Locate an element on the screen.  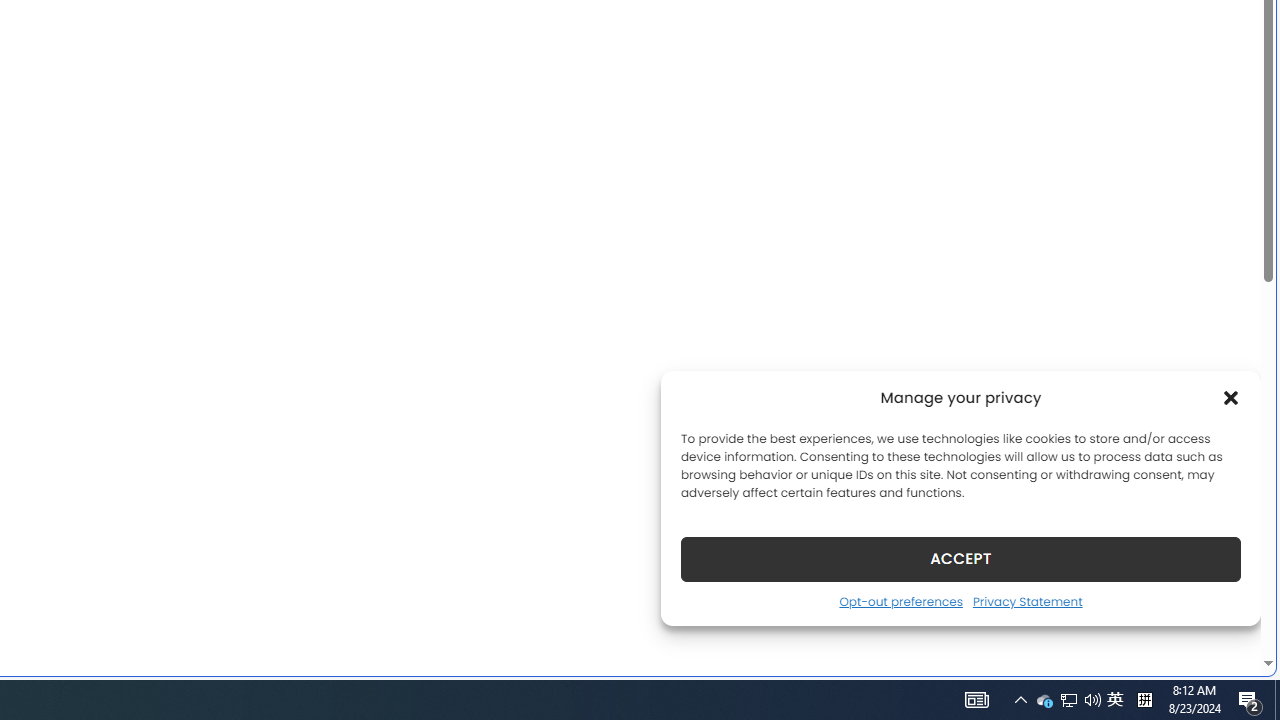
'Class: cmplz-close' is located at coordinates (1230, 397).